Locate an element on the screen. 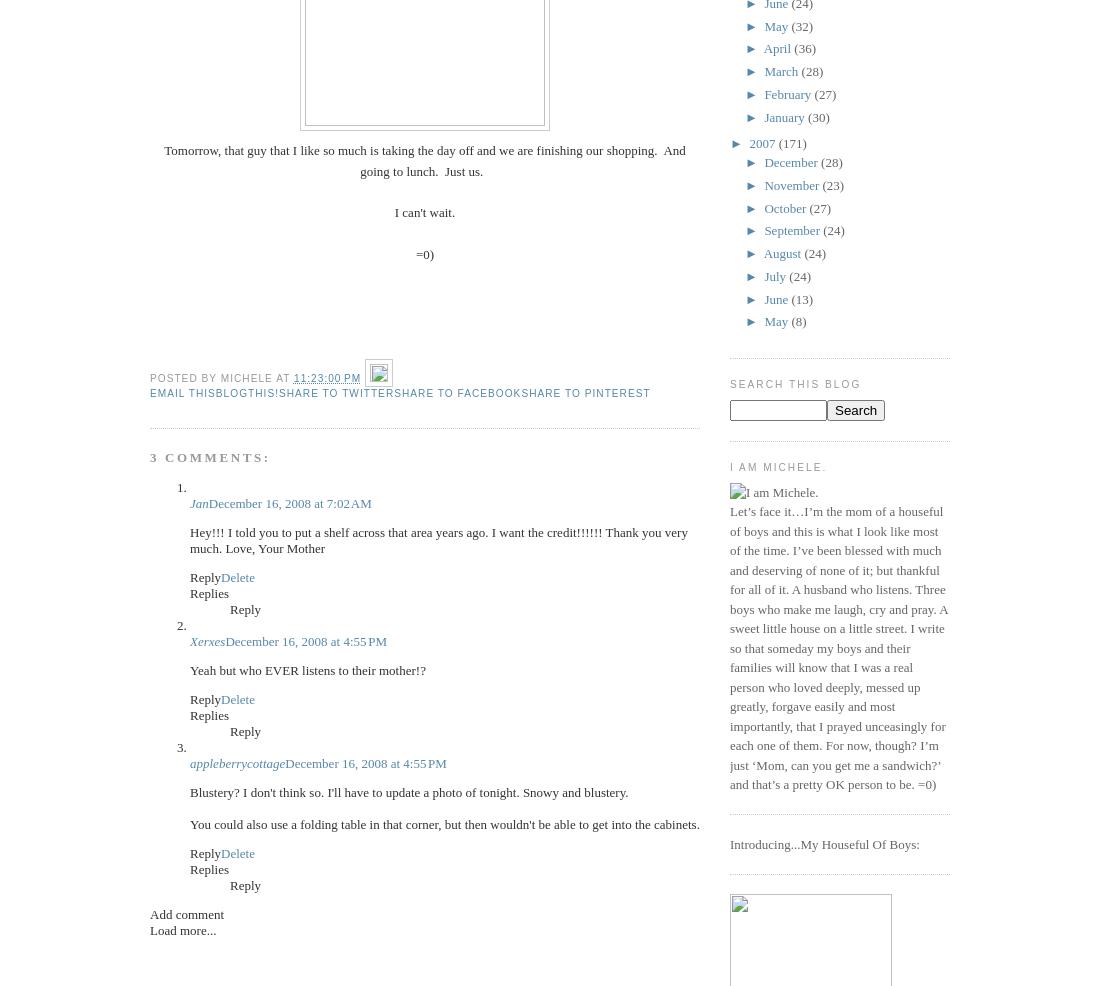 The height and width of the screenshot is (986, 1100). 'September' is located at coordinates (793, 229).